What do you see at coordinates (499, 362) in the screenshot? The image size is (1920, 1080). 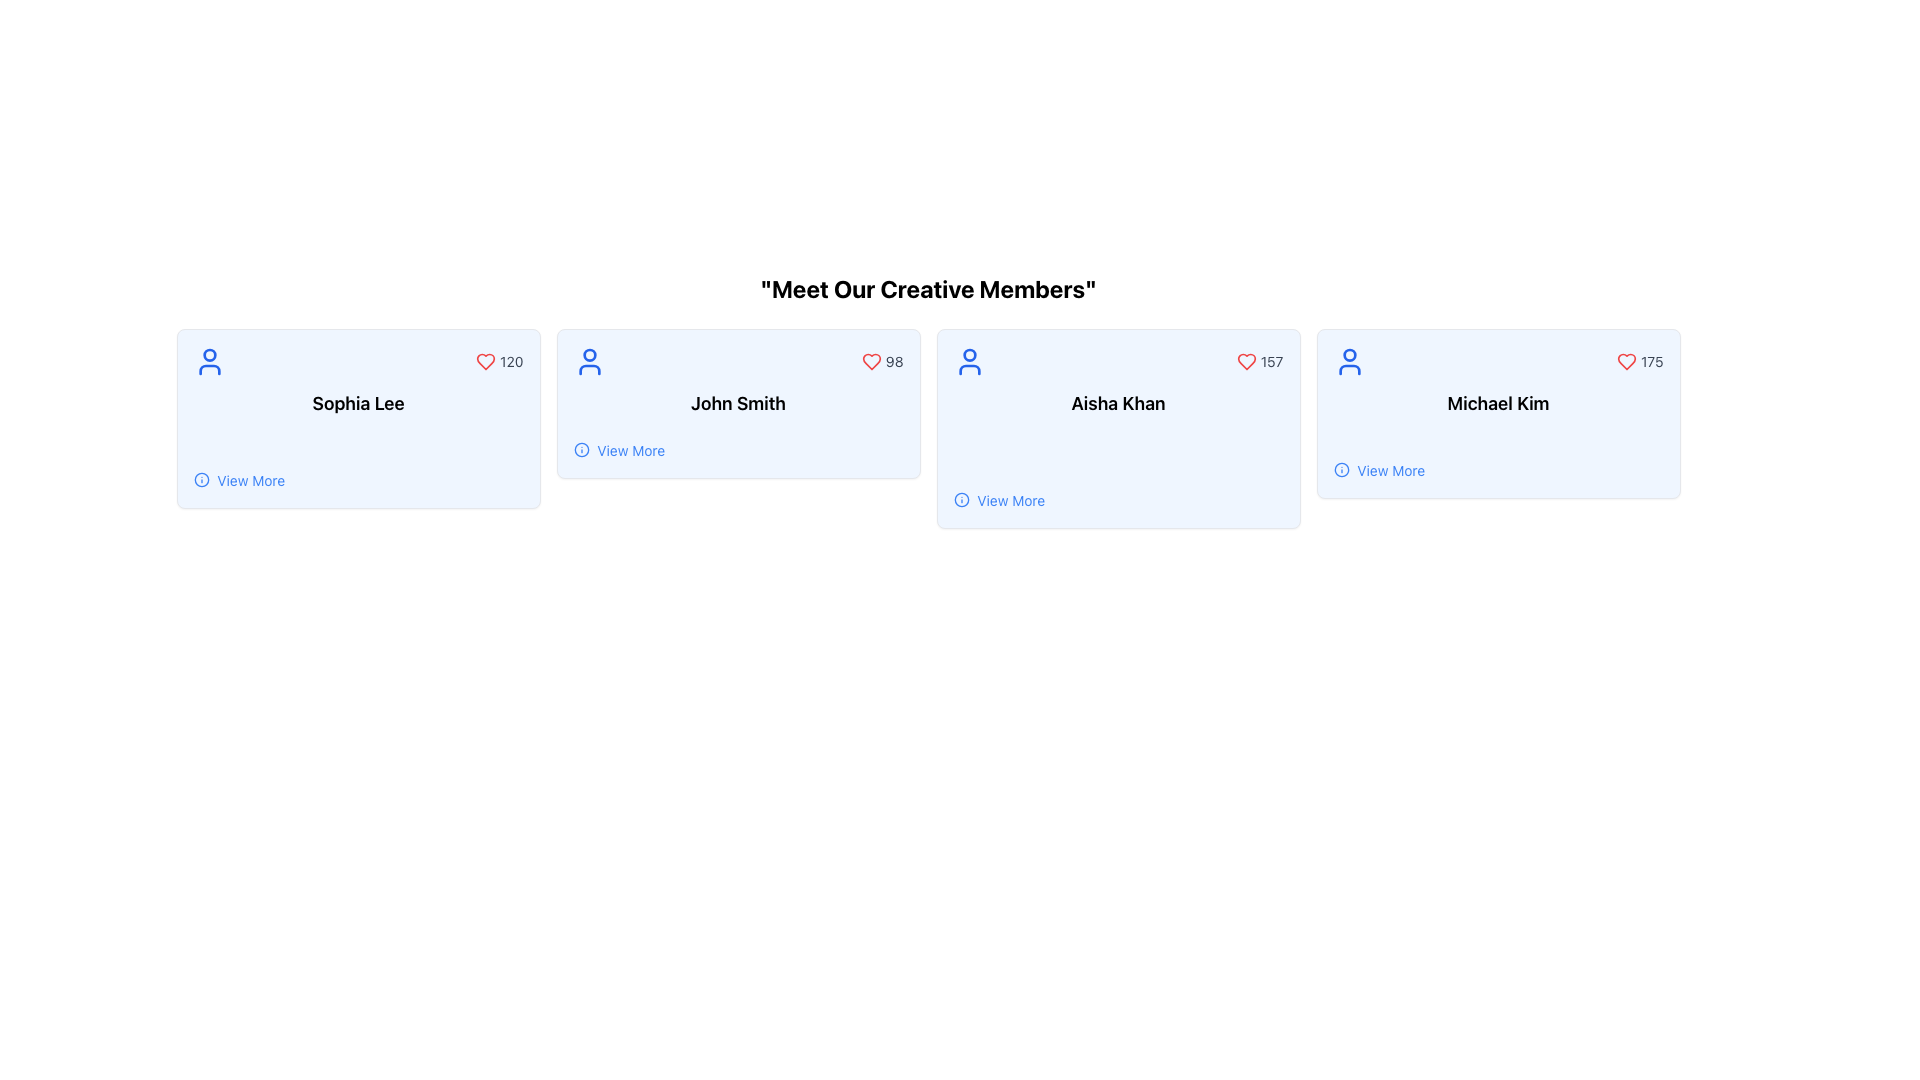 I see `number '120' displayed next to the red heart icon in the likes count section for 'Sophia Lee'` at bounding box center [499, 362].